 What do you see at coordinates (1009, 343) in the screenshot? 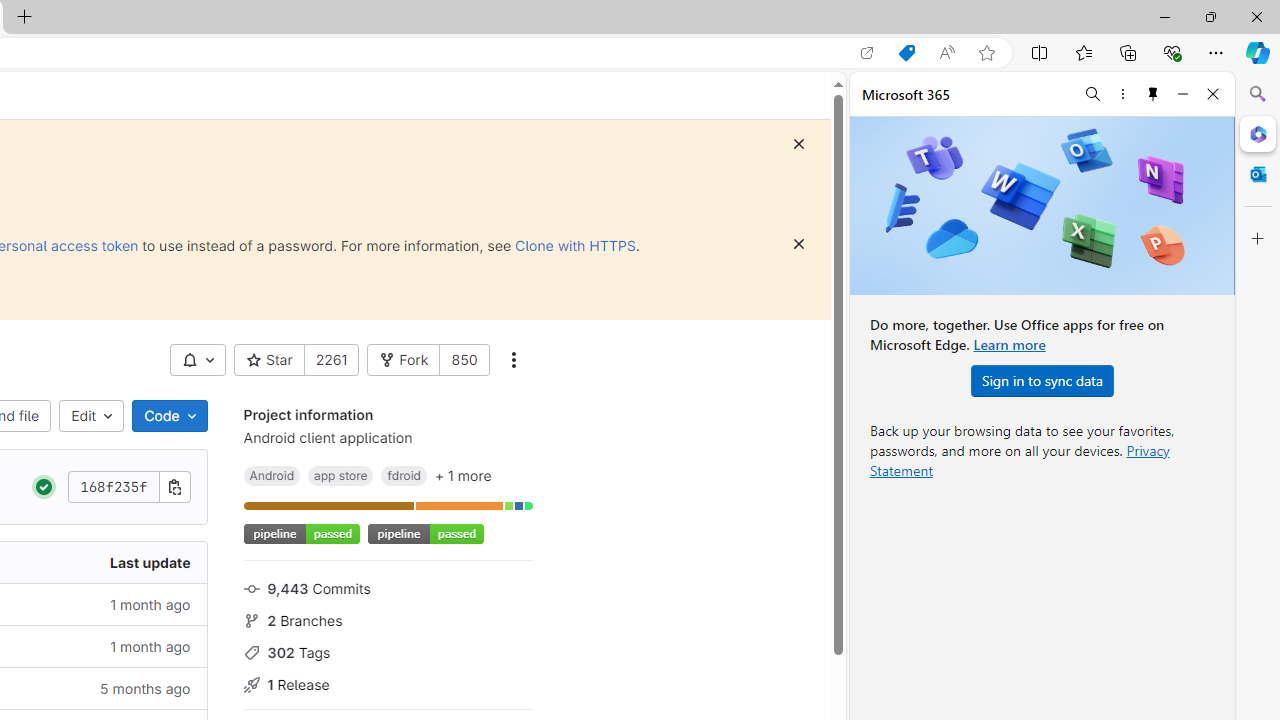
I see `'Learn more about Microsoft Office.'` at bounding box center [1009, 343].